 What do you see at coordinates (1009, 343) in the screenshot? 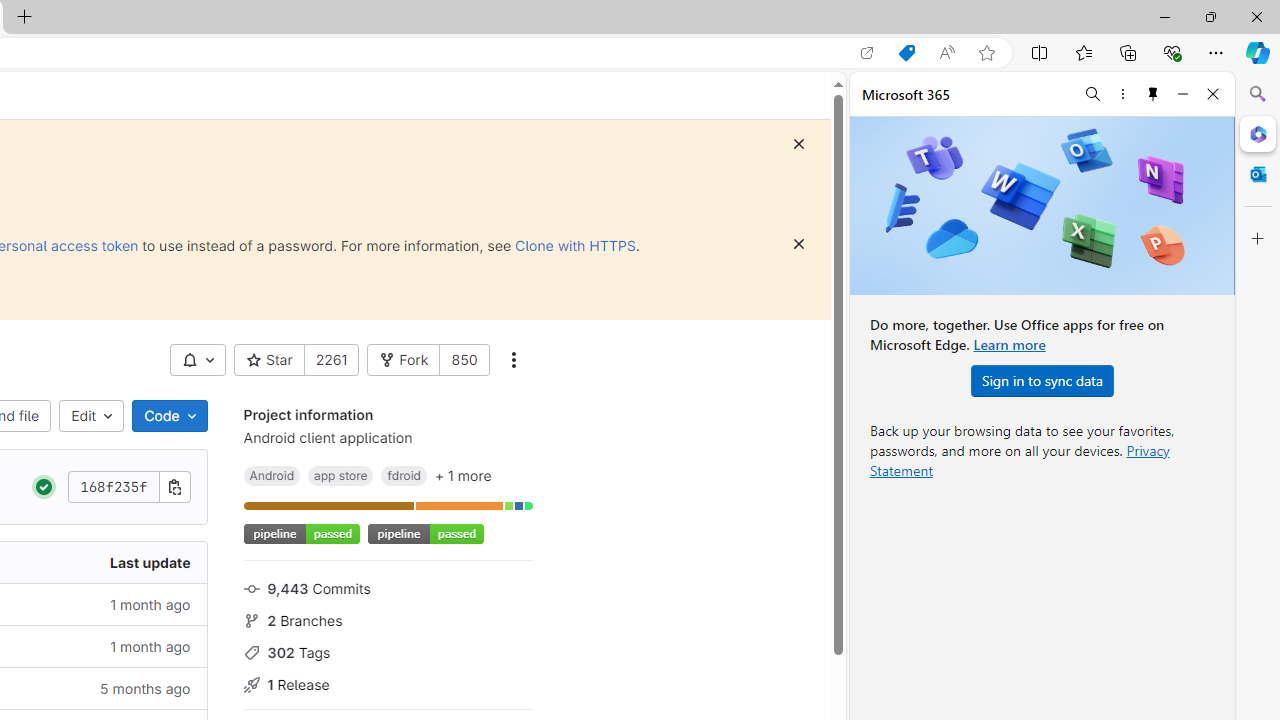
I see `'Learn more about Microsoft Office.'` at bounding box center [1009, 343].